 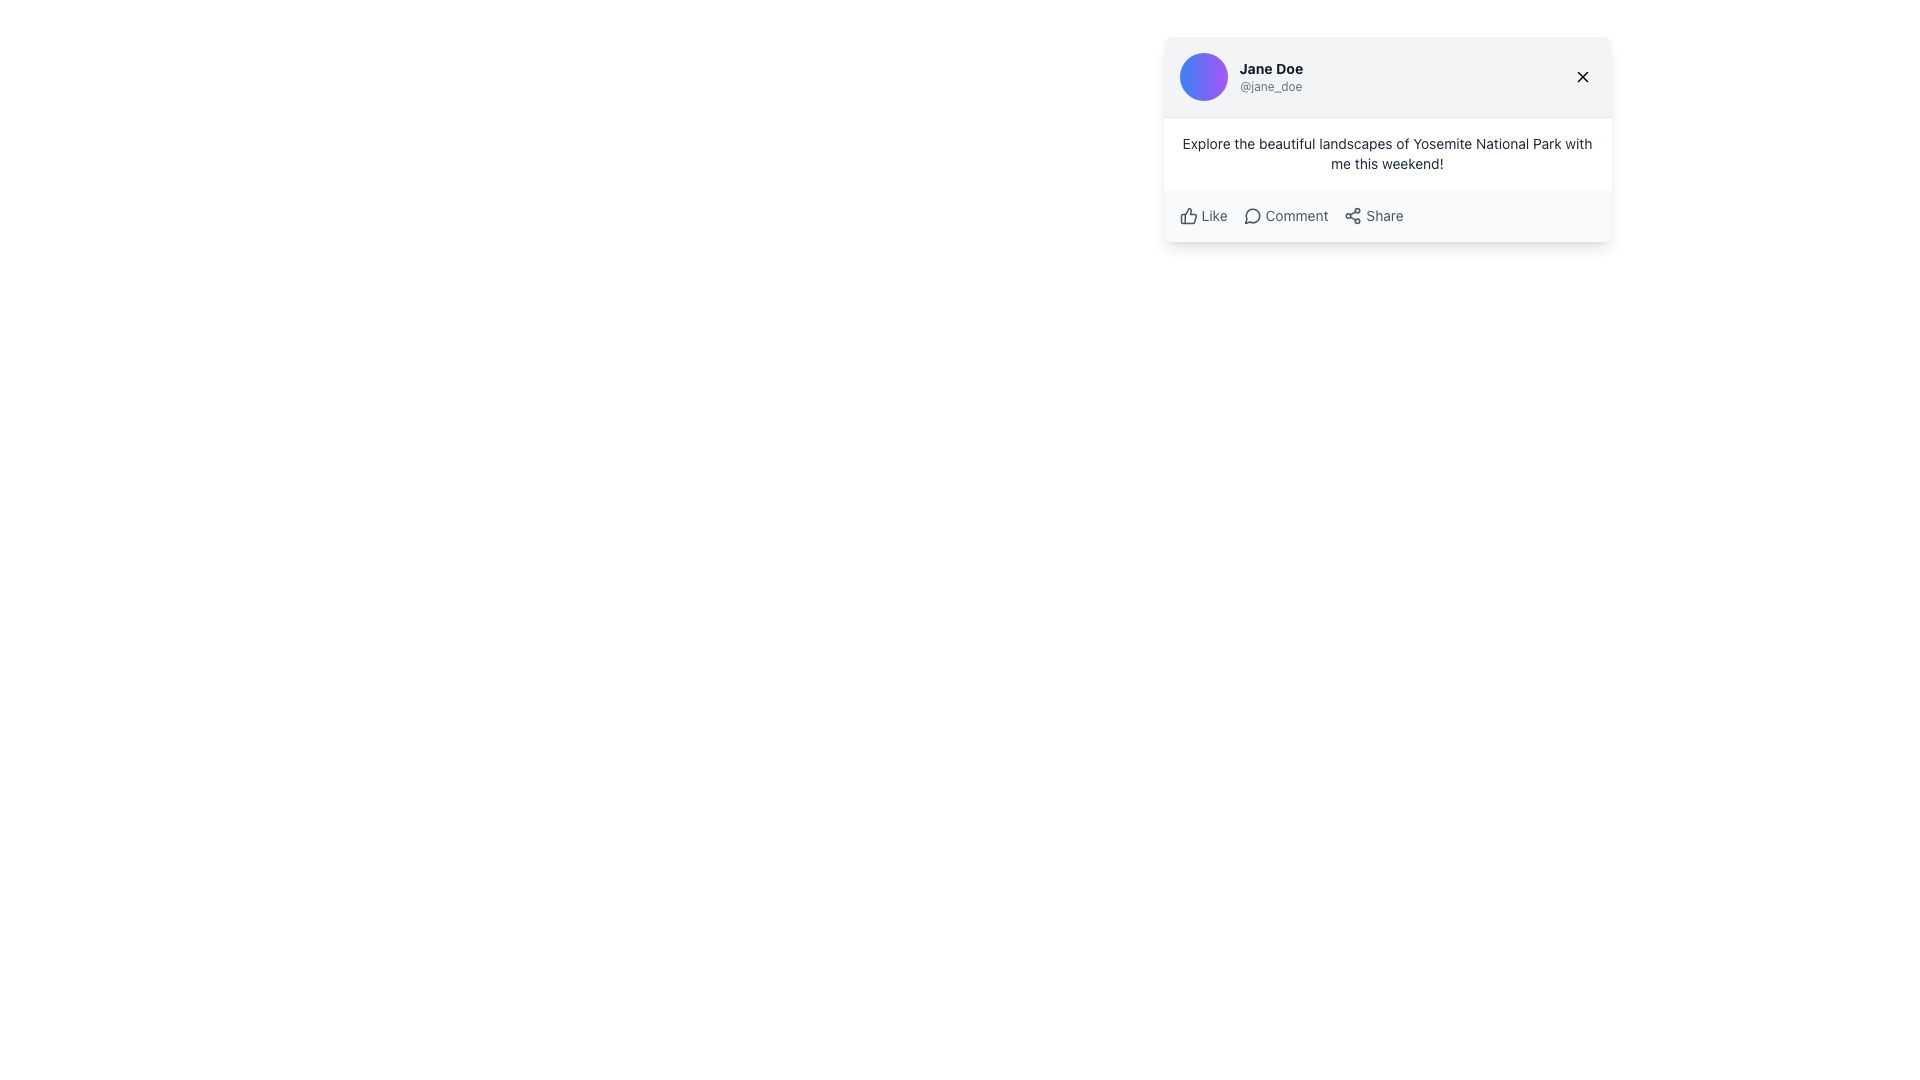 I want to click on the thumbs-up icon to like the content, located to the left of the 'Like' text label within a horizontal group of icons, so click(x=1188, y=216).